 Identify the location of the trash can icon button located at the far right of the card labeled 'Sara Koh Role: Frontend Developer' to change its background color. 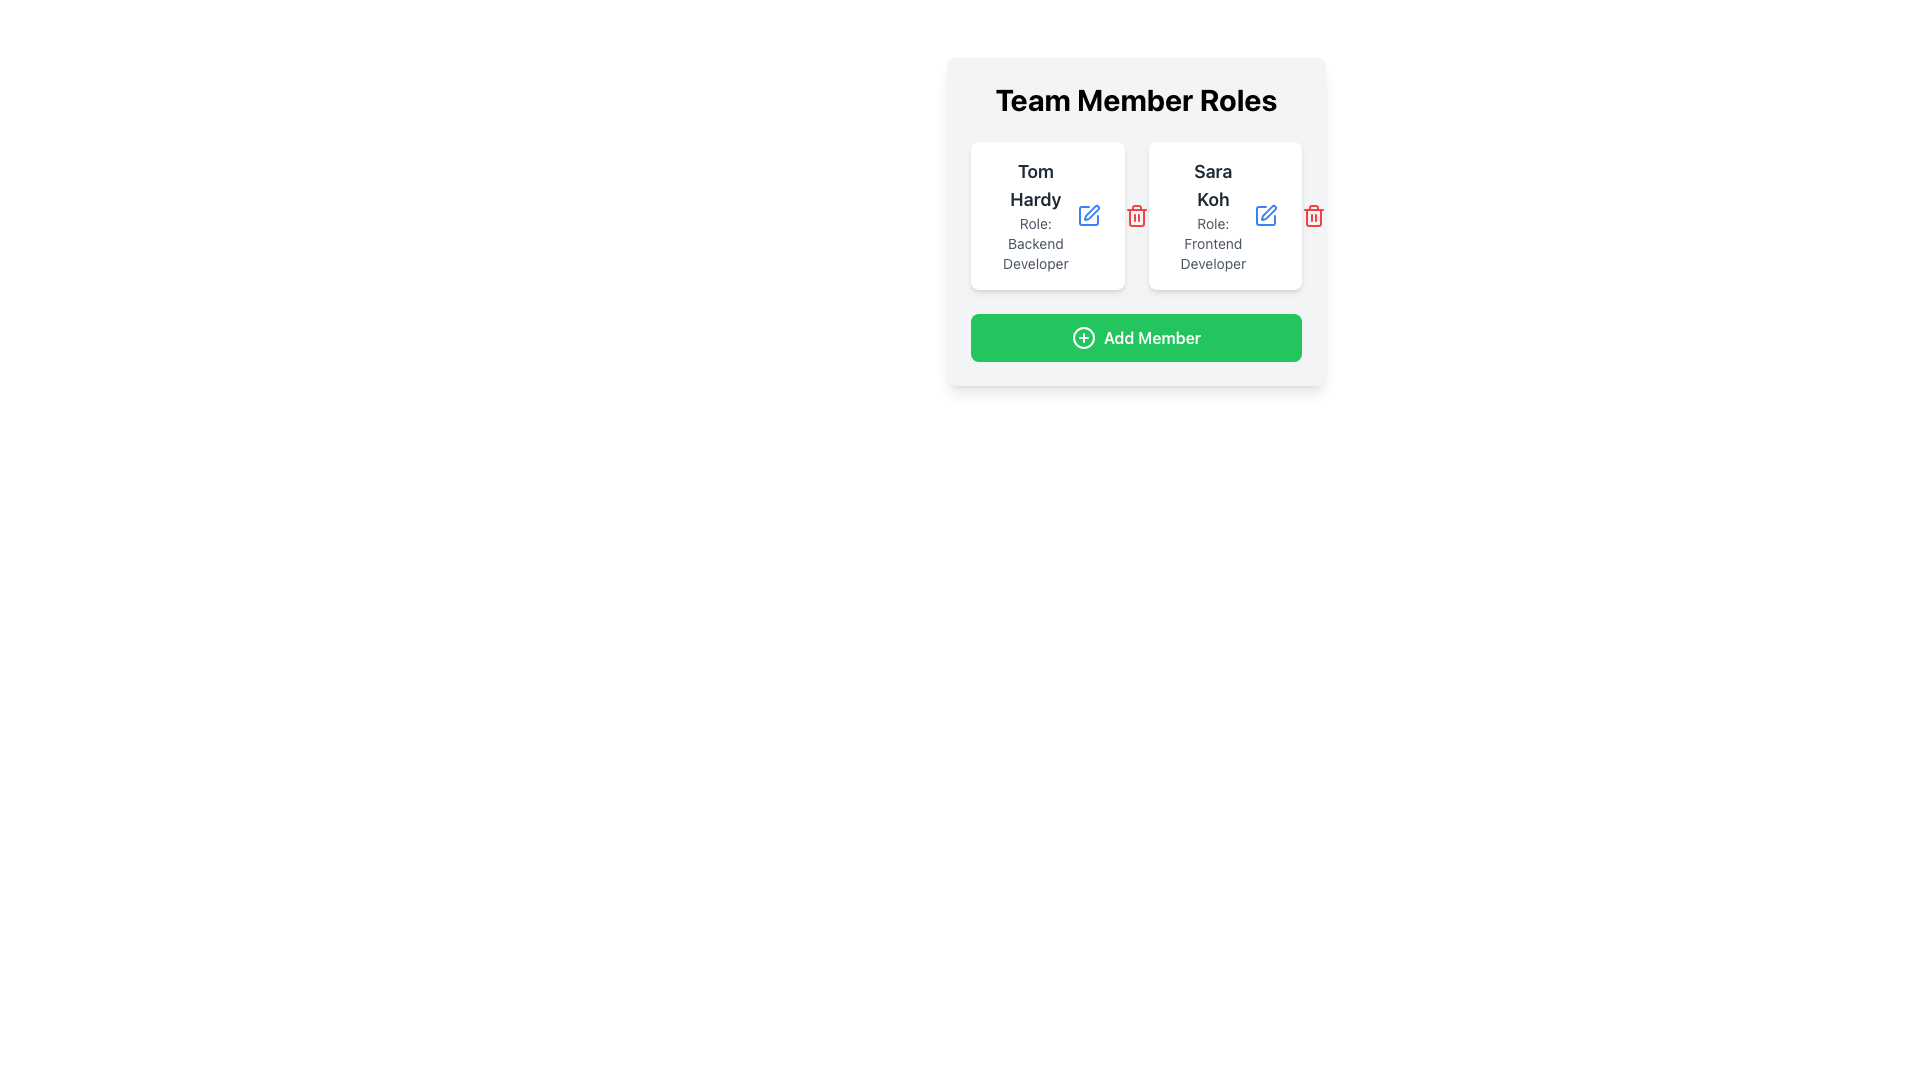
(1314, 216).